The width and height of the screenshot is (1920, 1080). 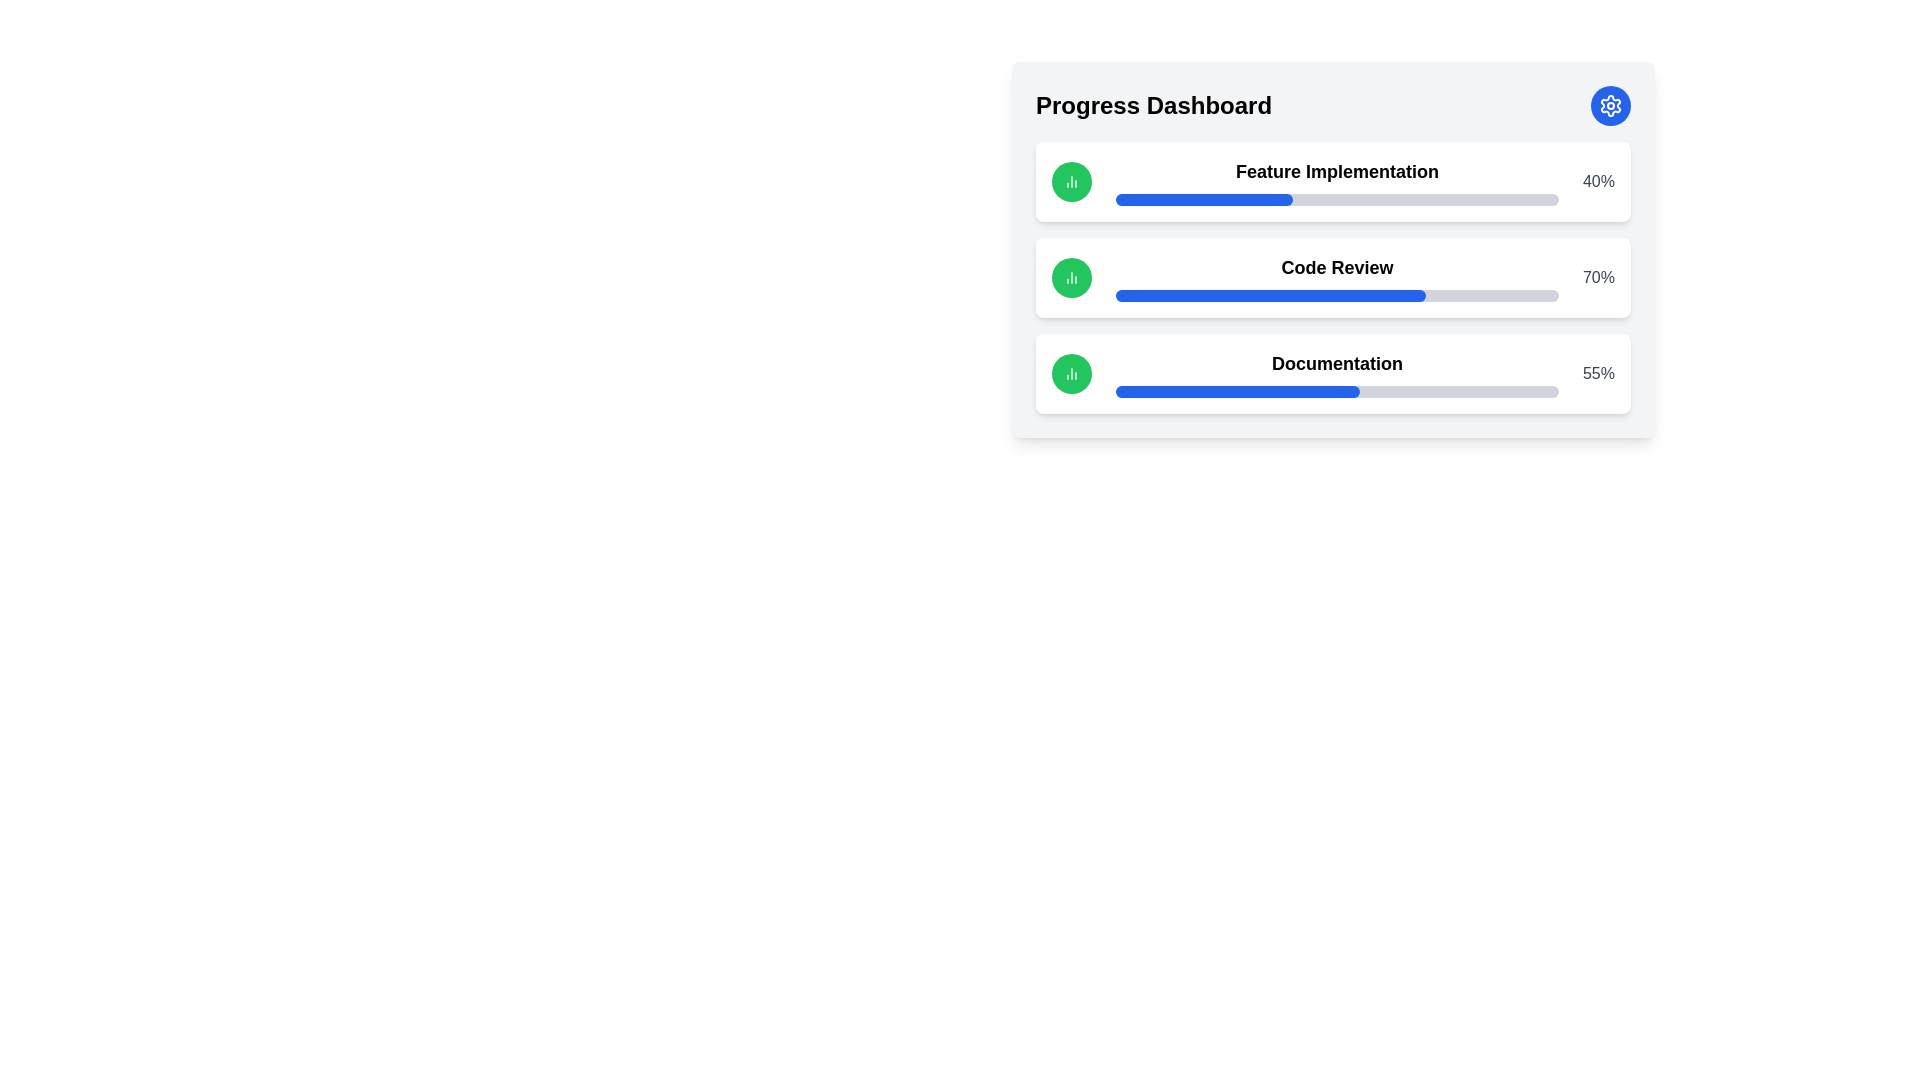 What do you see at coordinates (1070, 277) in the screenshot?
I see `the circular green icon with a white chart-like symbol at its center, located on the 'Code Review' card in the progress dashboard interface` at bounding box center [1070, 277].